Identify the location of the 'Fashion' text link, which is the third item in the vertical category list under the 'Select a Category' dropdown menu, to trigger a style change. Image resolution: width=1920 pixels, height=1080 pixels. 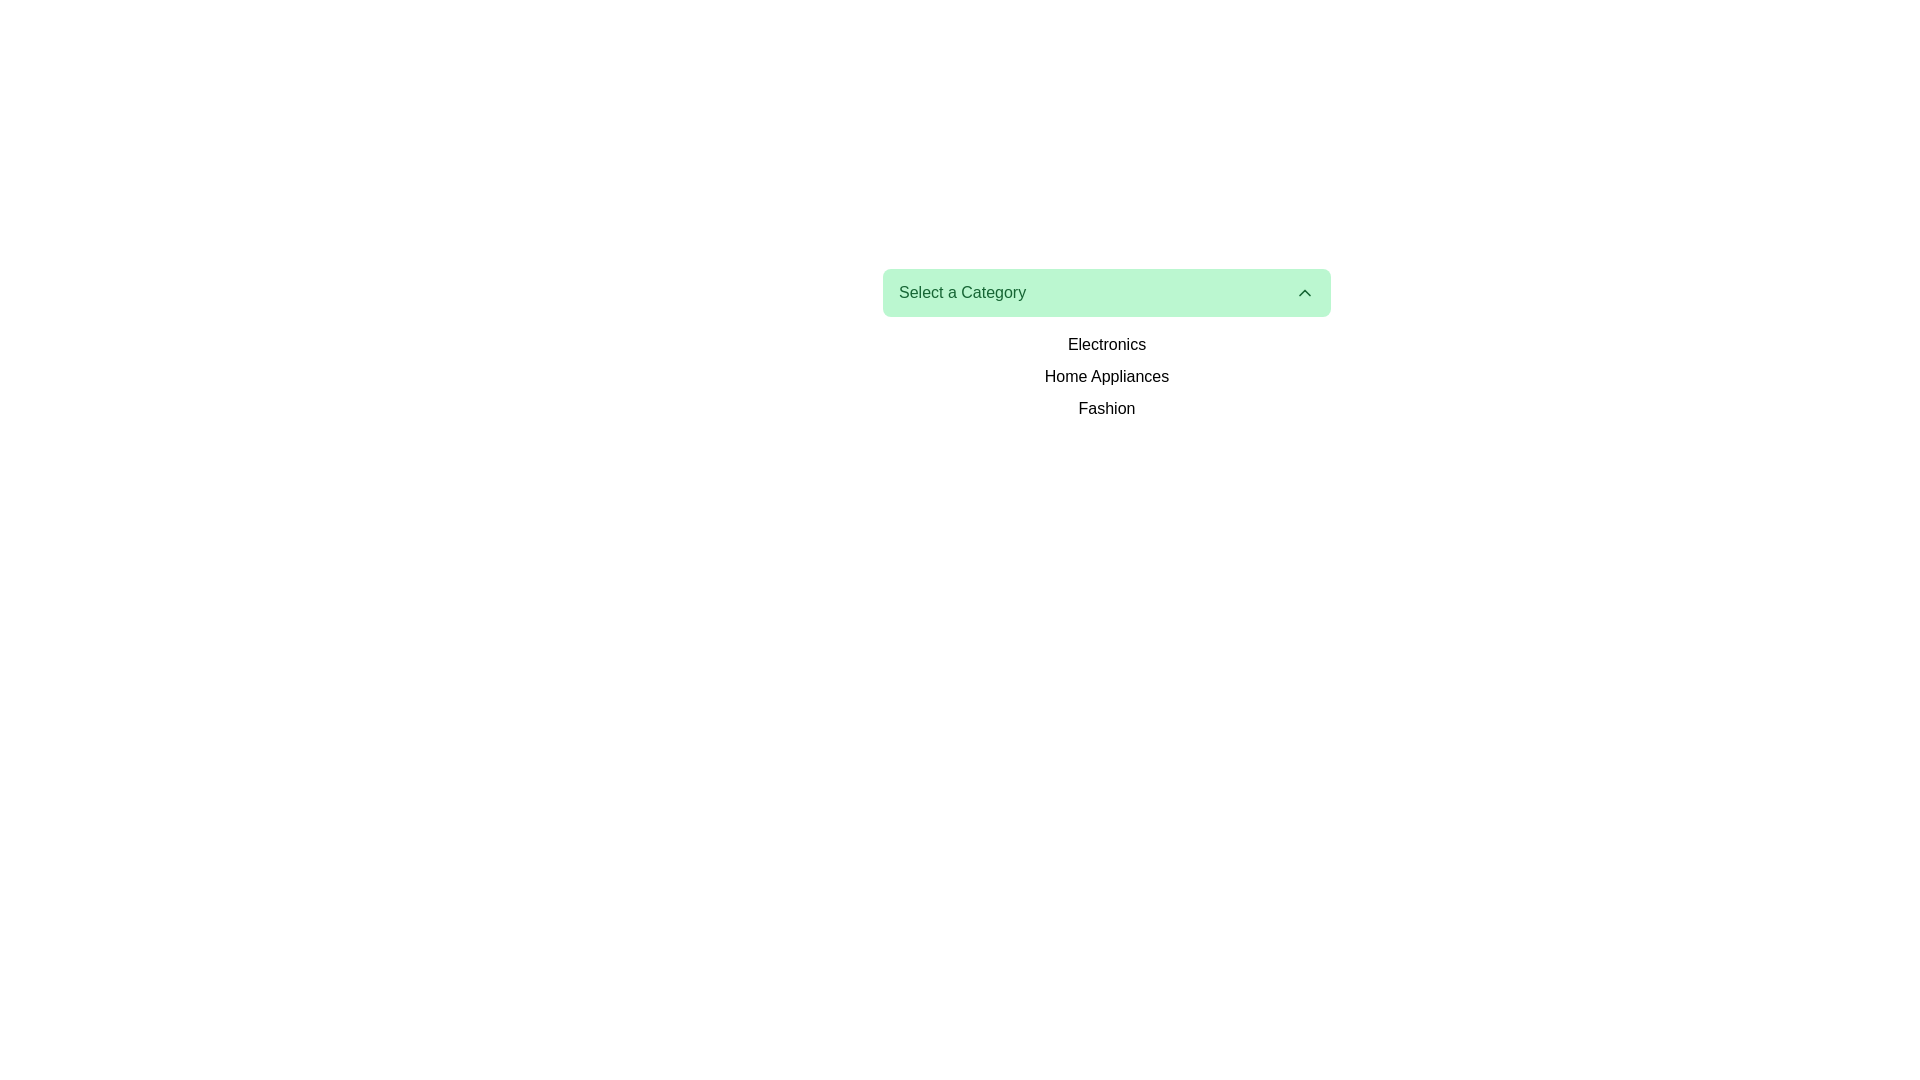
(1106, 407).